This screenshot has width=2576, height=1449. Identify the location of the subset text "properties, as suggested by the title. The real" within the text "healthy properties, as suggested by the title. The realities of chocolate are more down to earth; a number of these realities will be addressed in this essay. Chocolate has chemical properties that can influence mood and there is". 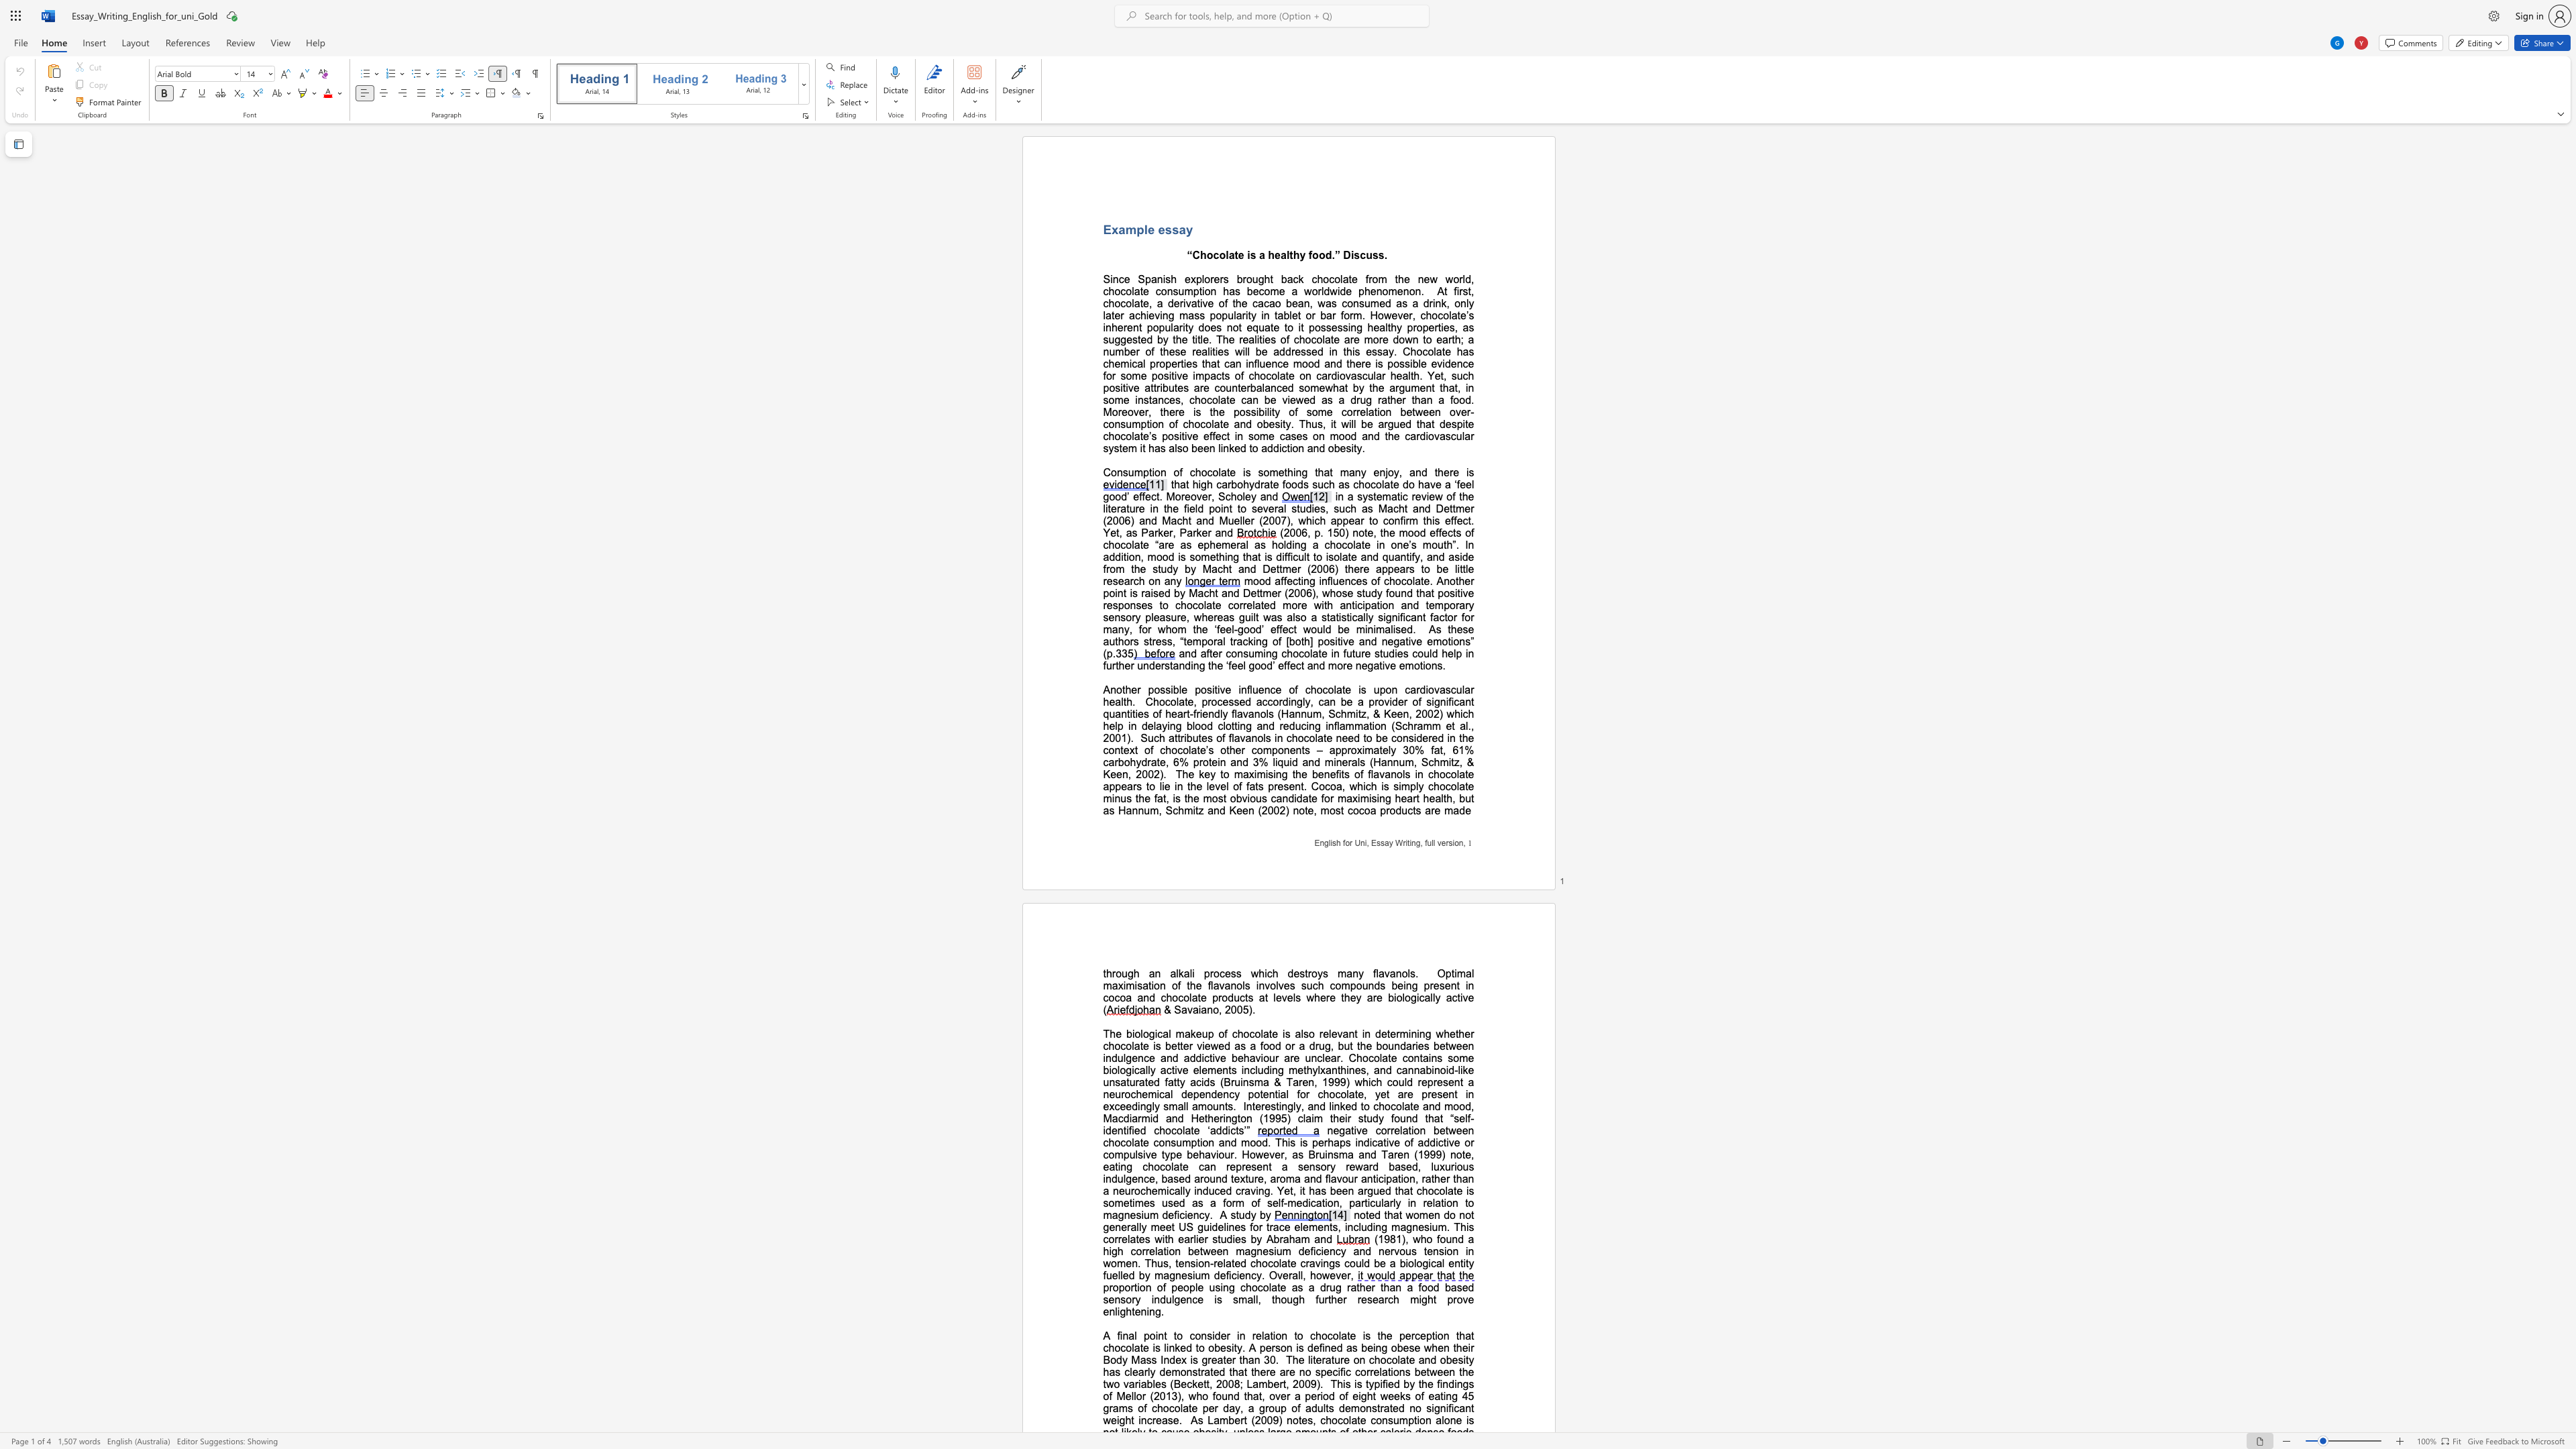
(1407, 327).